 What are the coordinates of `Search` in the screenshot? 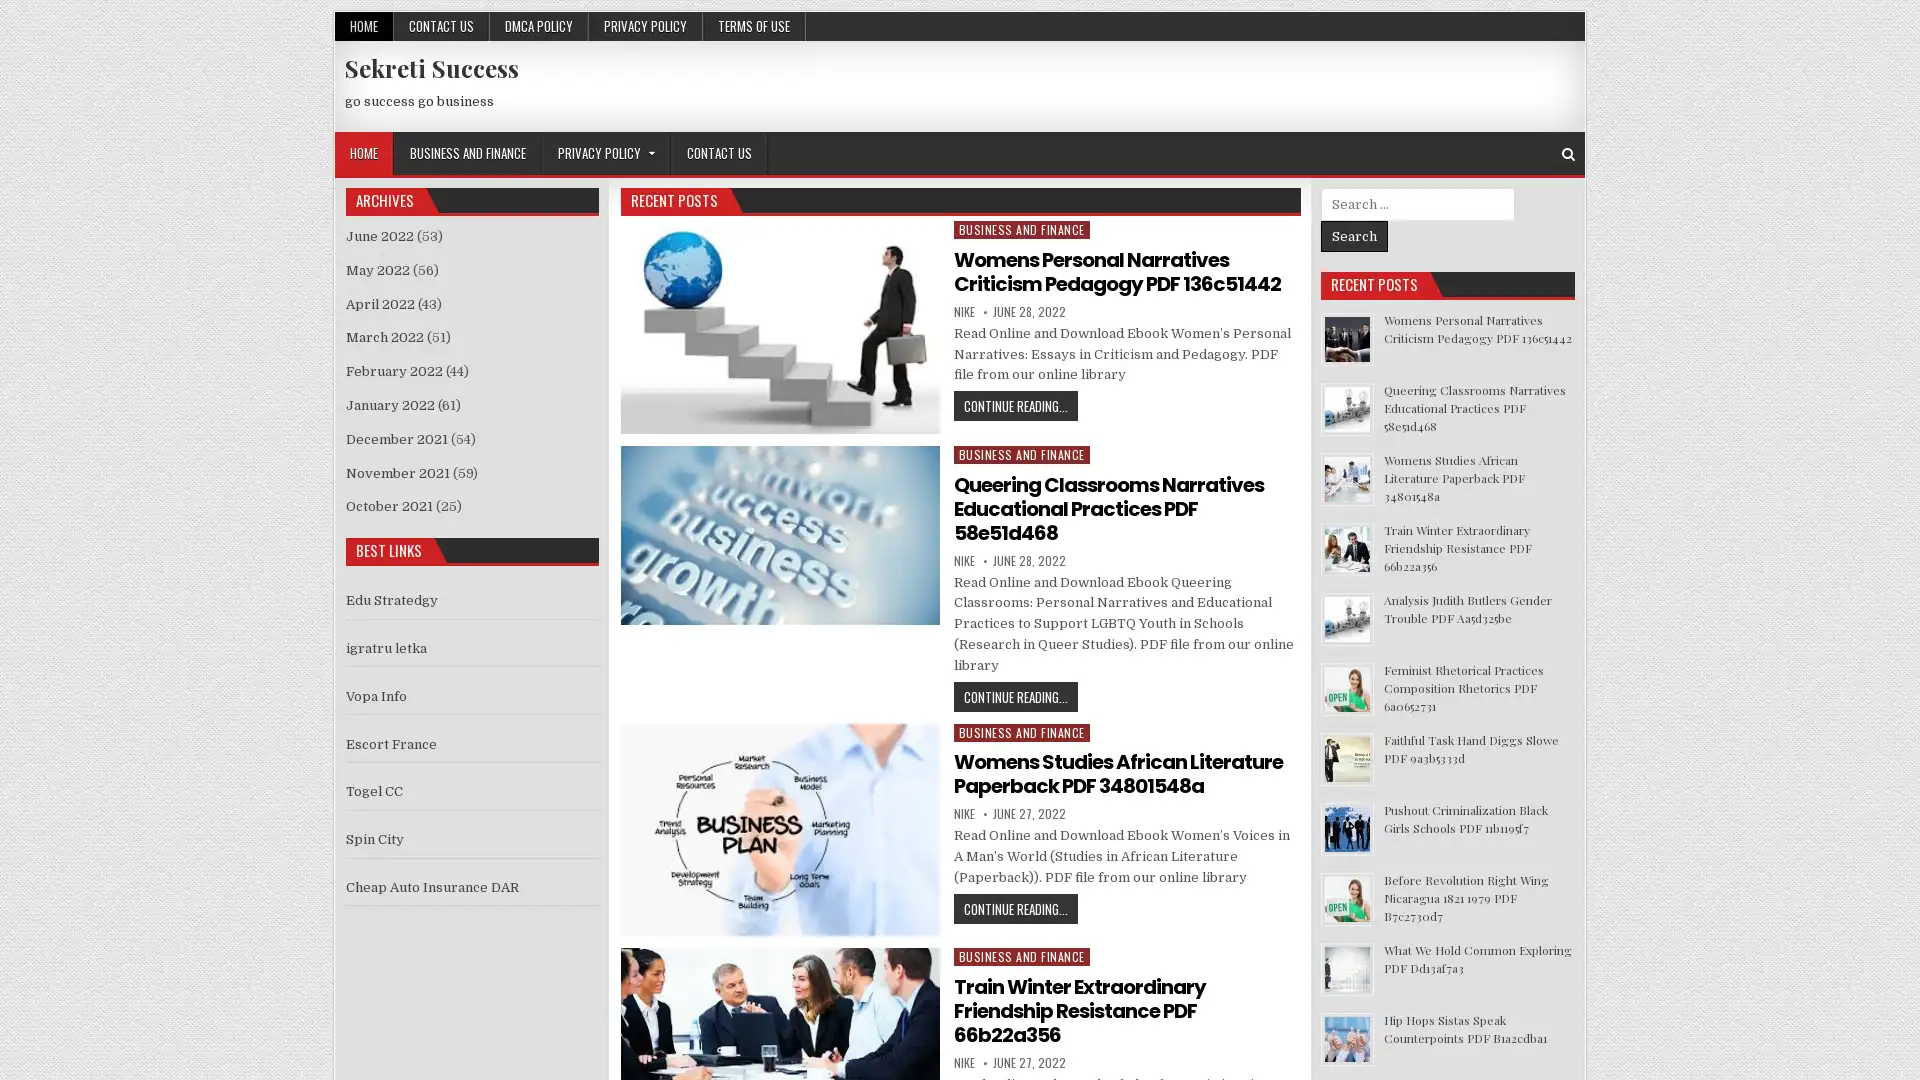 It's located at (1354, 235).